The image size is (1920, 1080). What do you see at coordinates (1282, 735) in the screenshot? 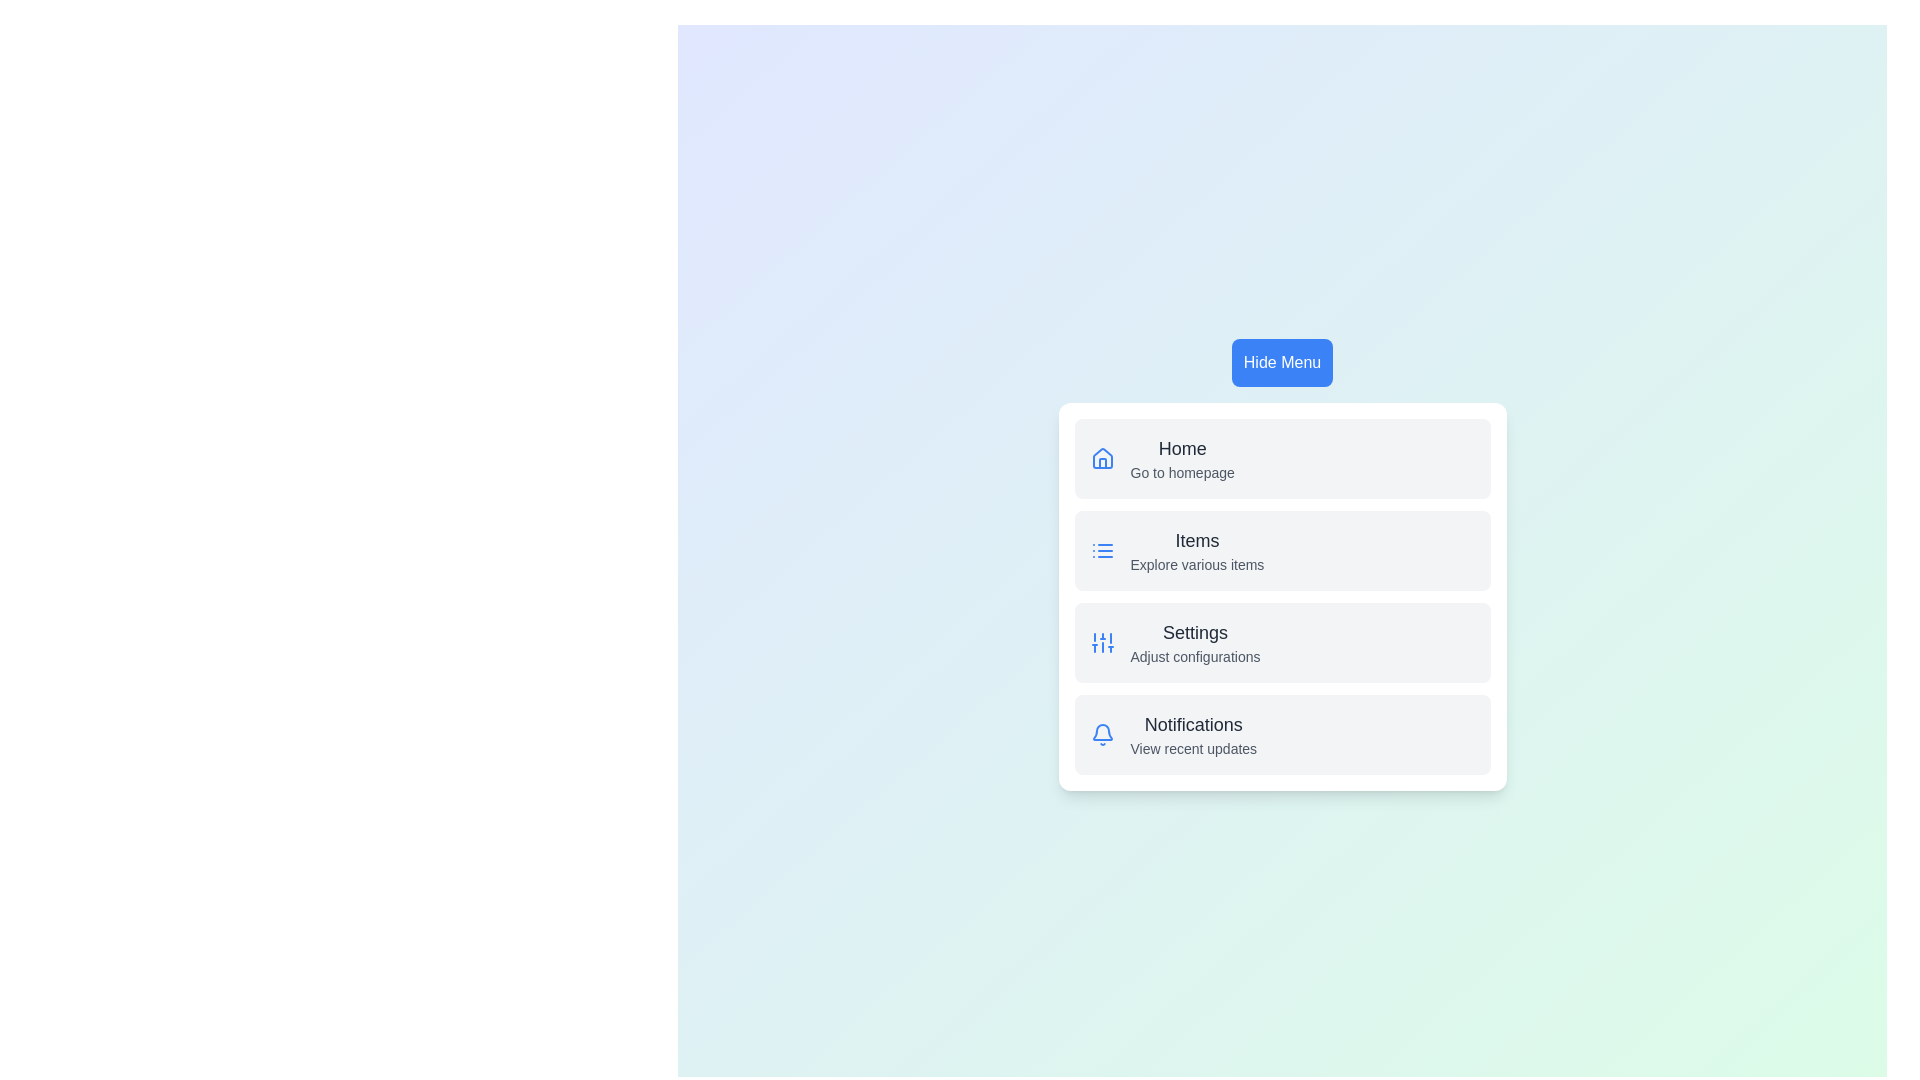
I see `the menu item labeled Notifications to observe the hover state change` at bounding box center [1282, 735].